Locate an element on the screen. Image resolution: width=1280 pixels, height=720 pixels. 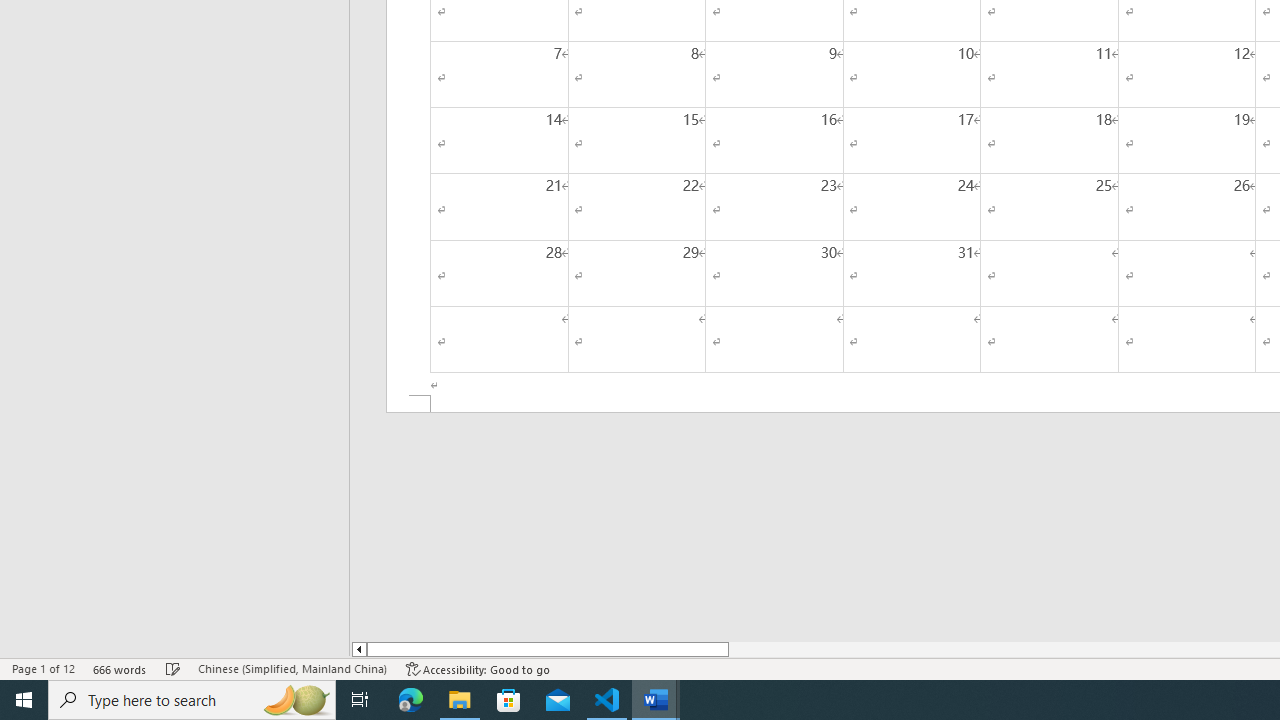
'Spelling and Grammar Check Checking' is located at coordinates (173, 669).